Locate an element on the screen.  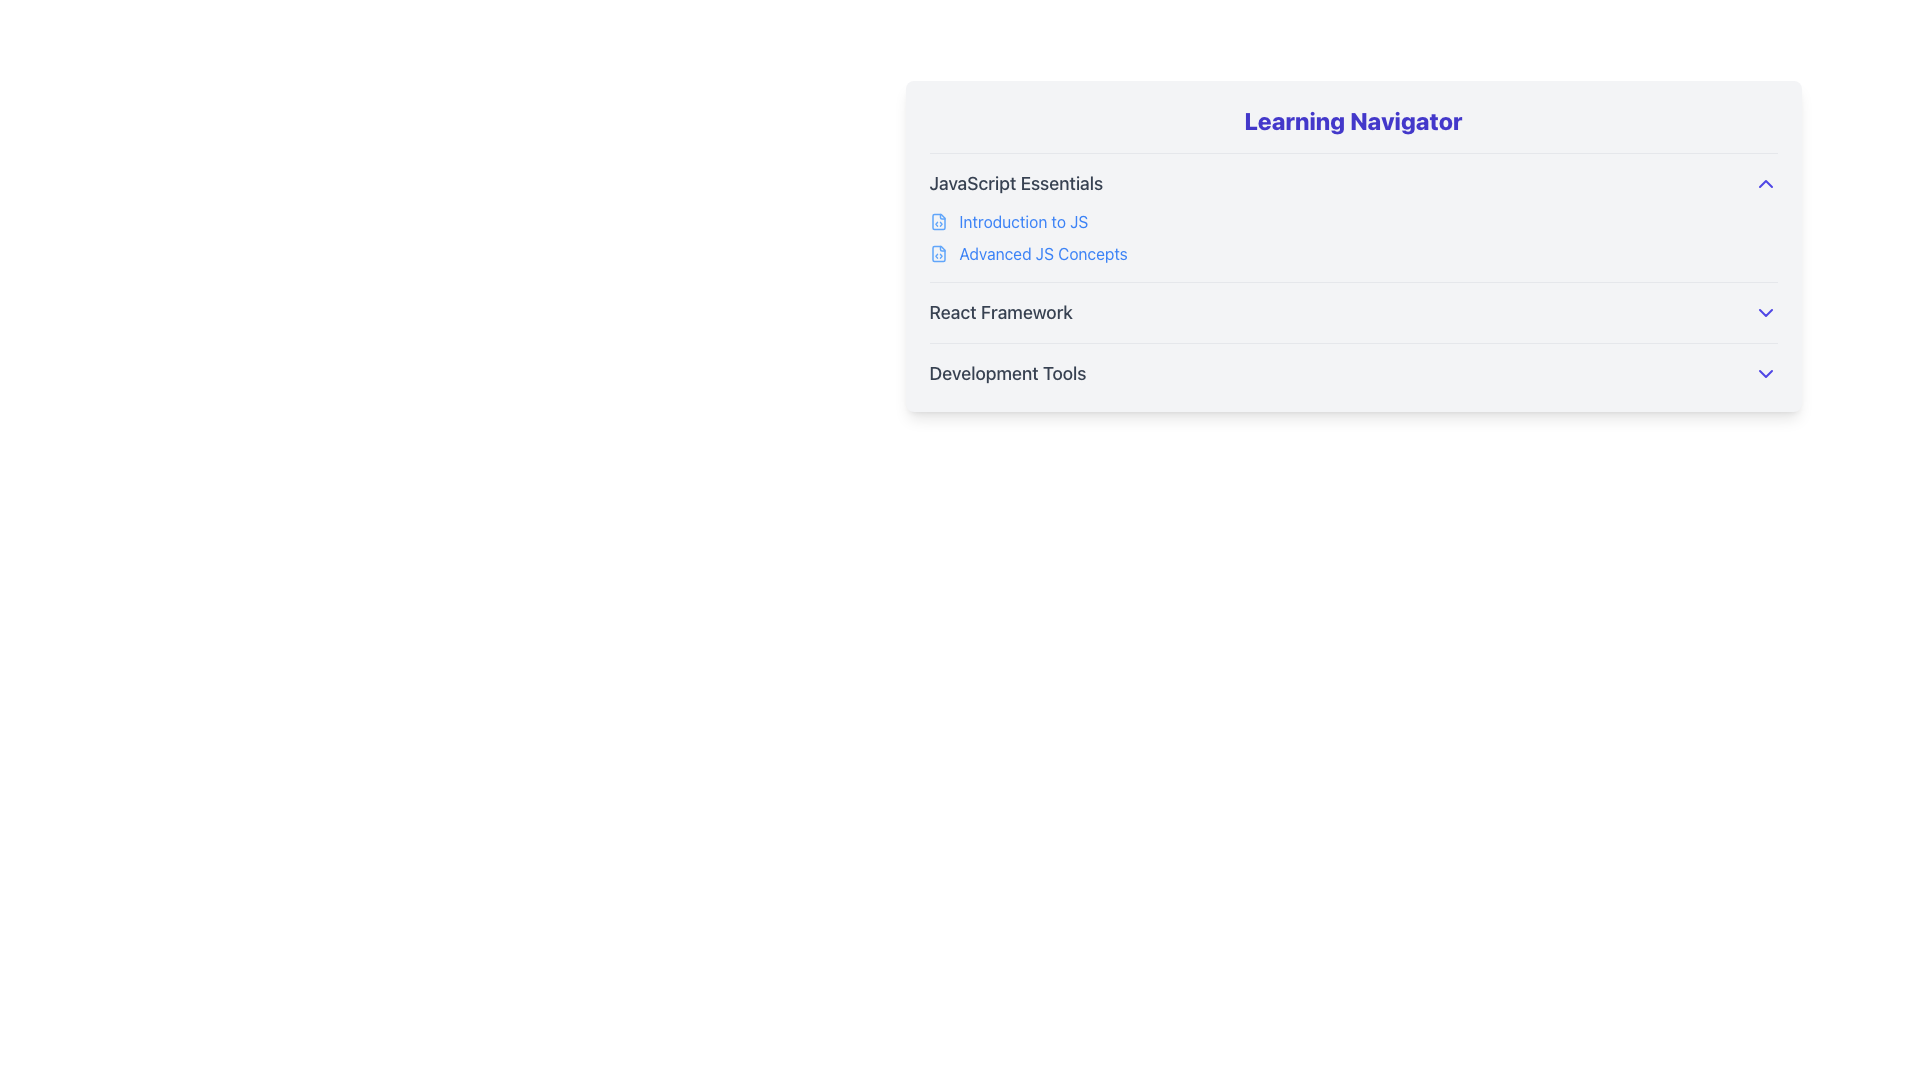
the text label styled in blue that displays 'Advanced JS Concepts' in the navigation menu is located at coordinates (1042, 253).